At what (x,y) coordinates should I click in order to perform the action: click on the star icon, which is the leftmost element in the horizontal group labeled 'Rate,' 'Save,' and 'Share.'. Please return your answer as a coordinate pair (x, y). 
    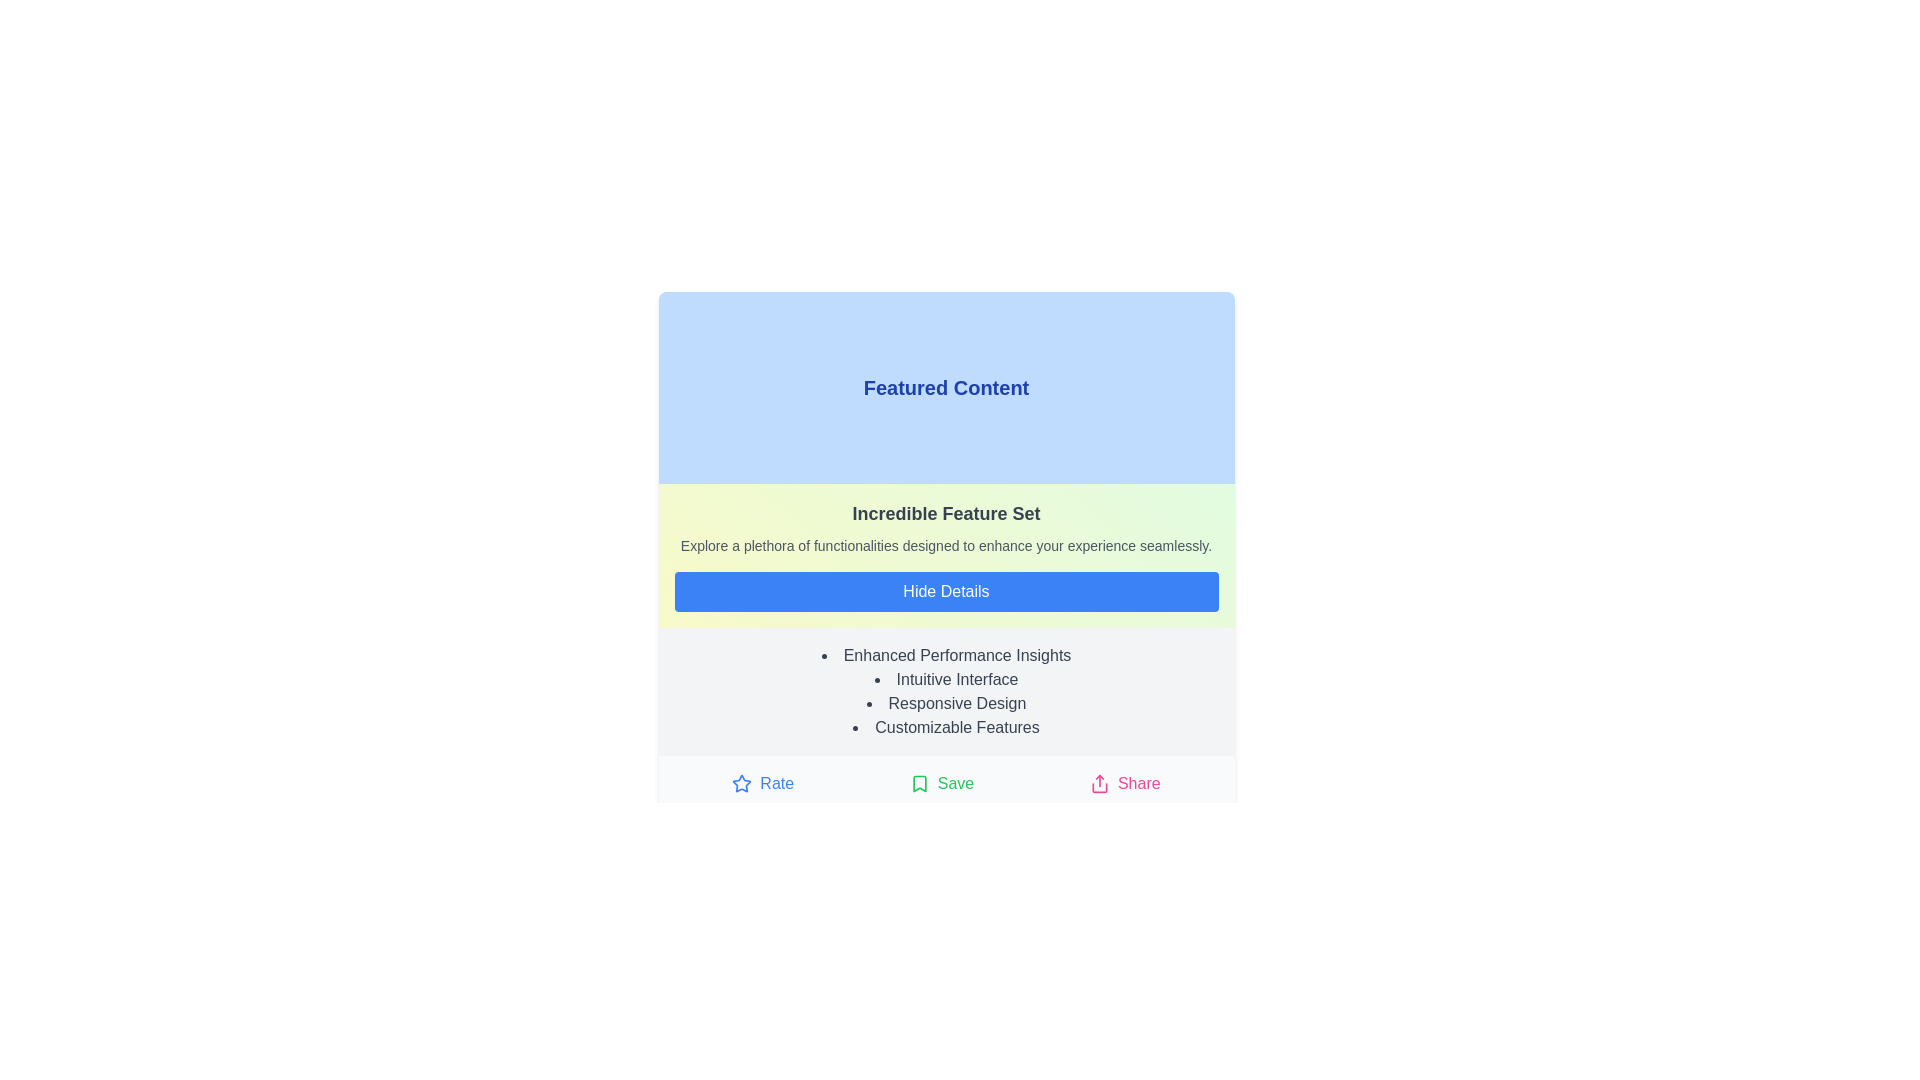
    Looking at the image, I should click on (741, 782).